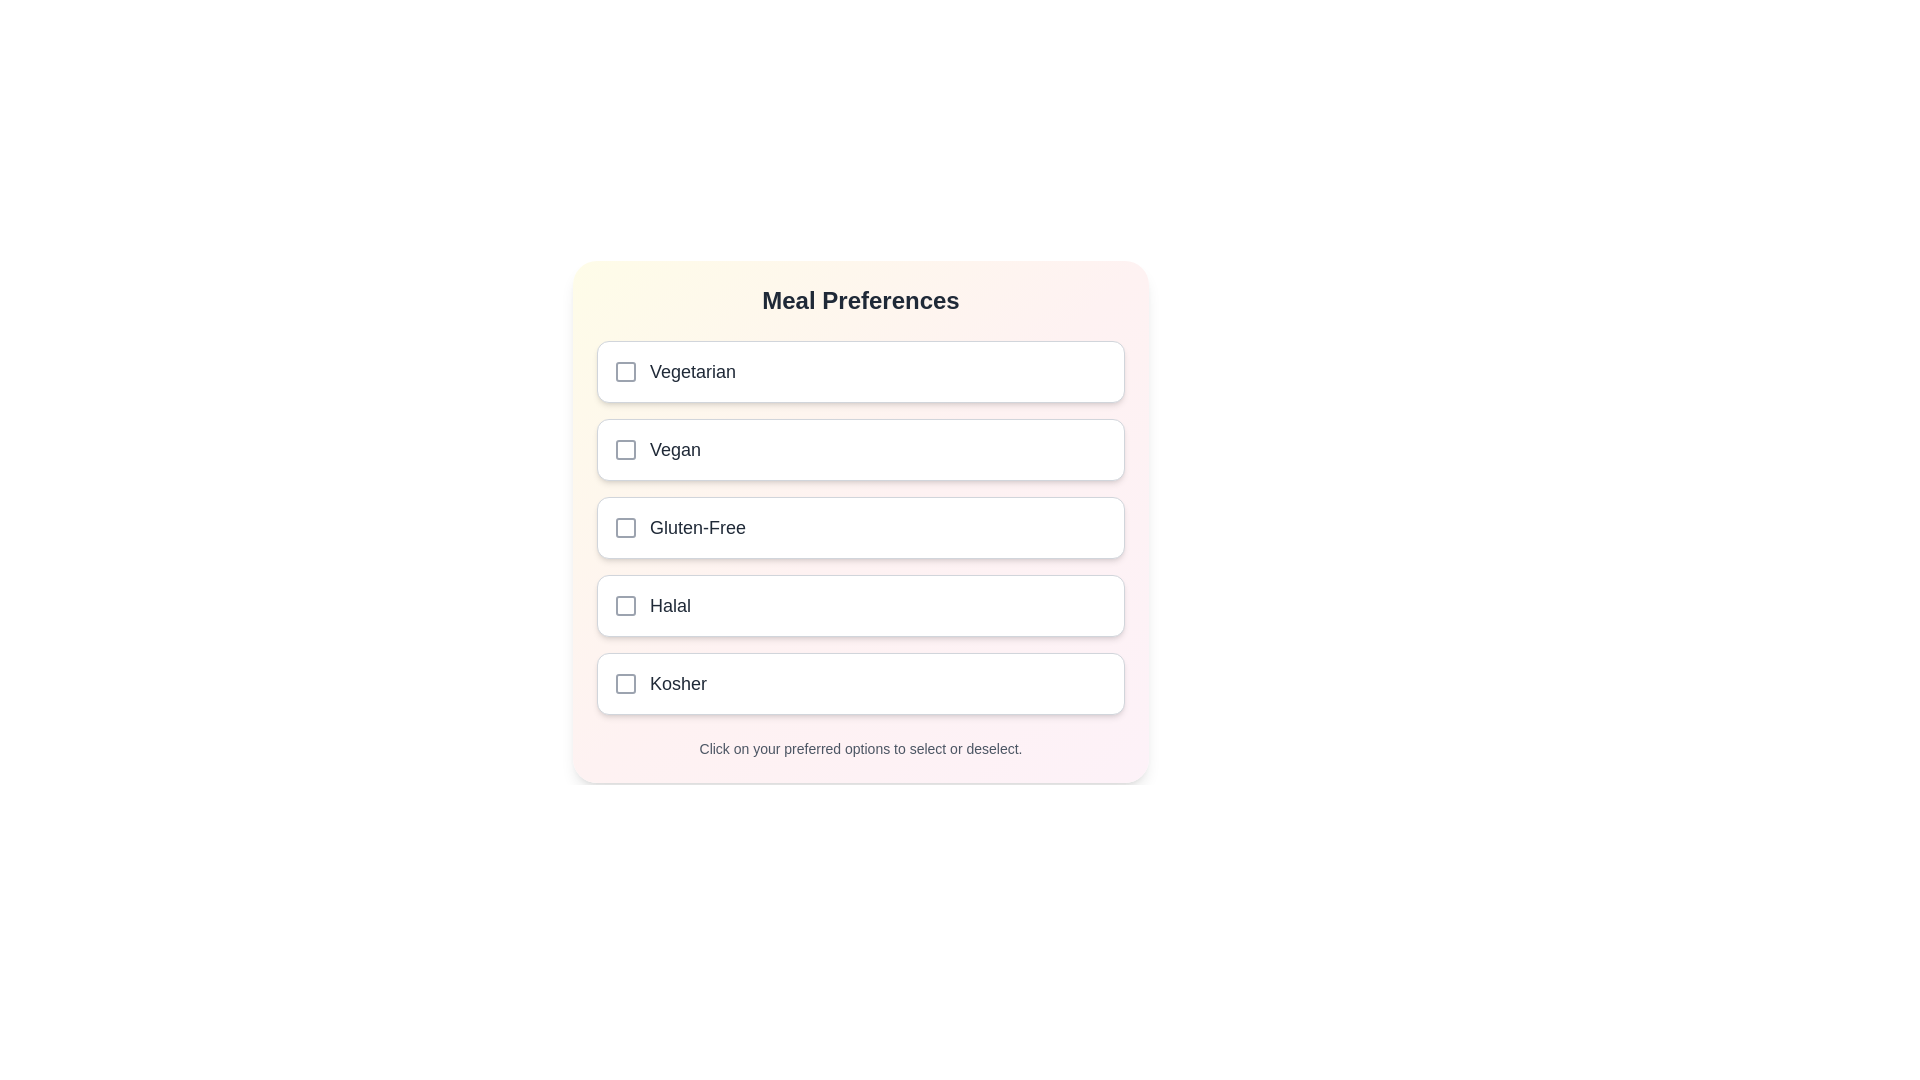 The width and height of the screenshot is (1920, 1080). What do you see at coordinates (860, 604) in the screenshot?
I see `the meal preference Halal` at bounding box center [860, 604].